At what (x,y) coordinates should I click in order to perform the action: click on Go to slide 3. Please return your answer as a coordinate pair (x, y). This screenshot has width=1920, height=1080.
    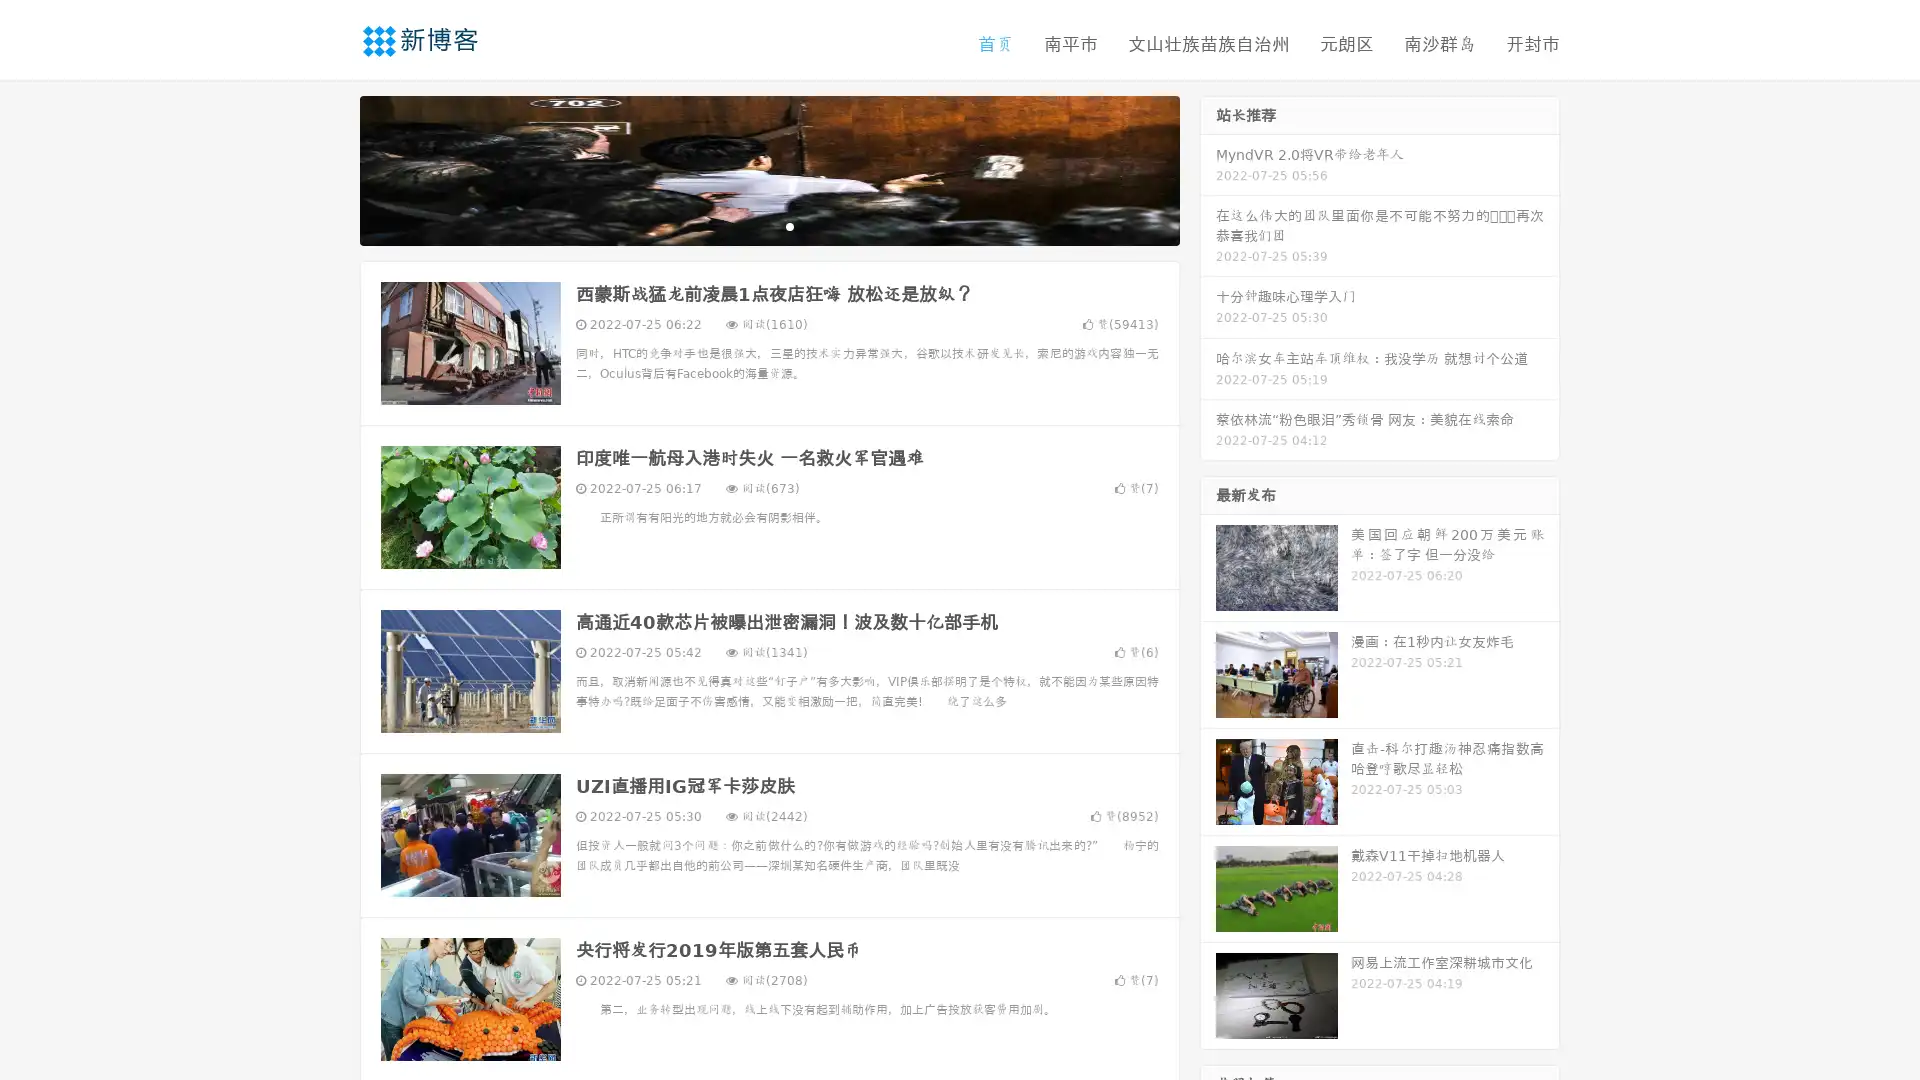
    Looking at the image, I should click on (789, 225).